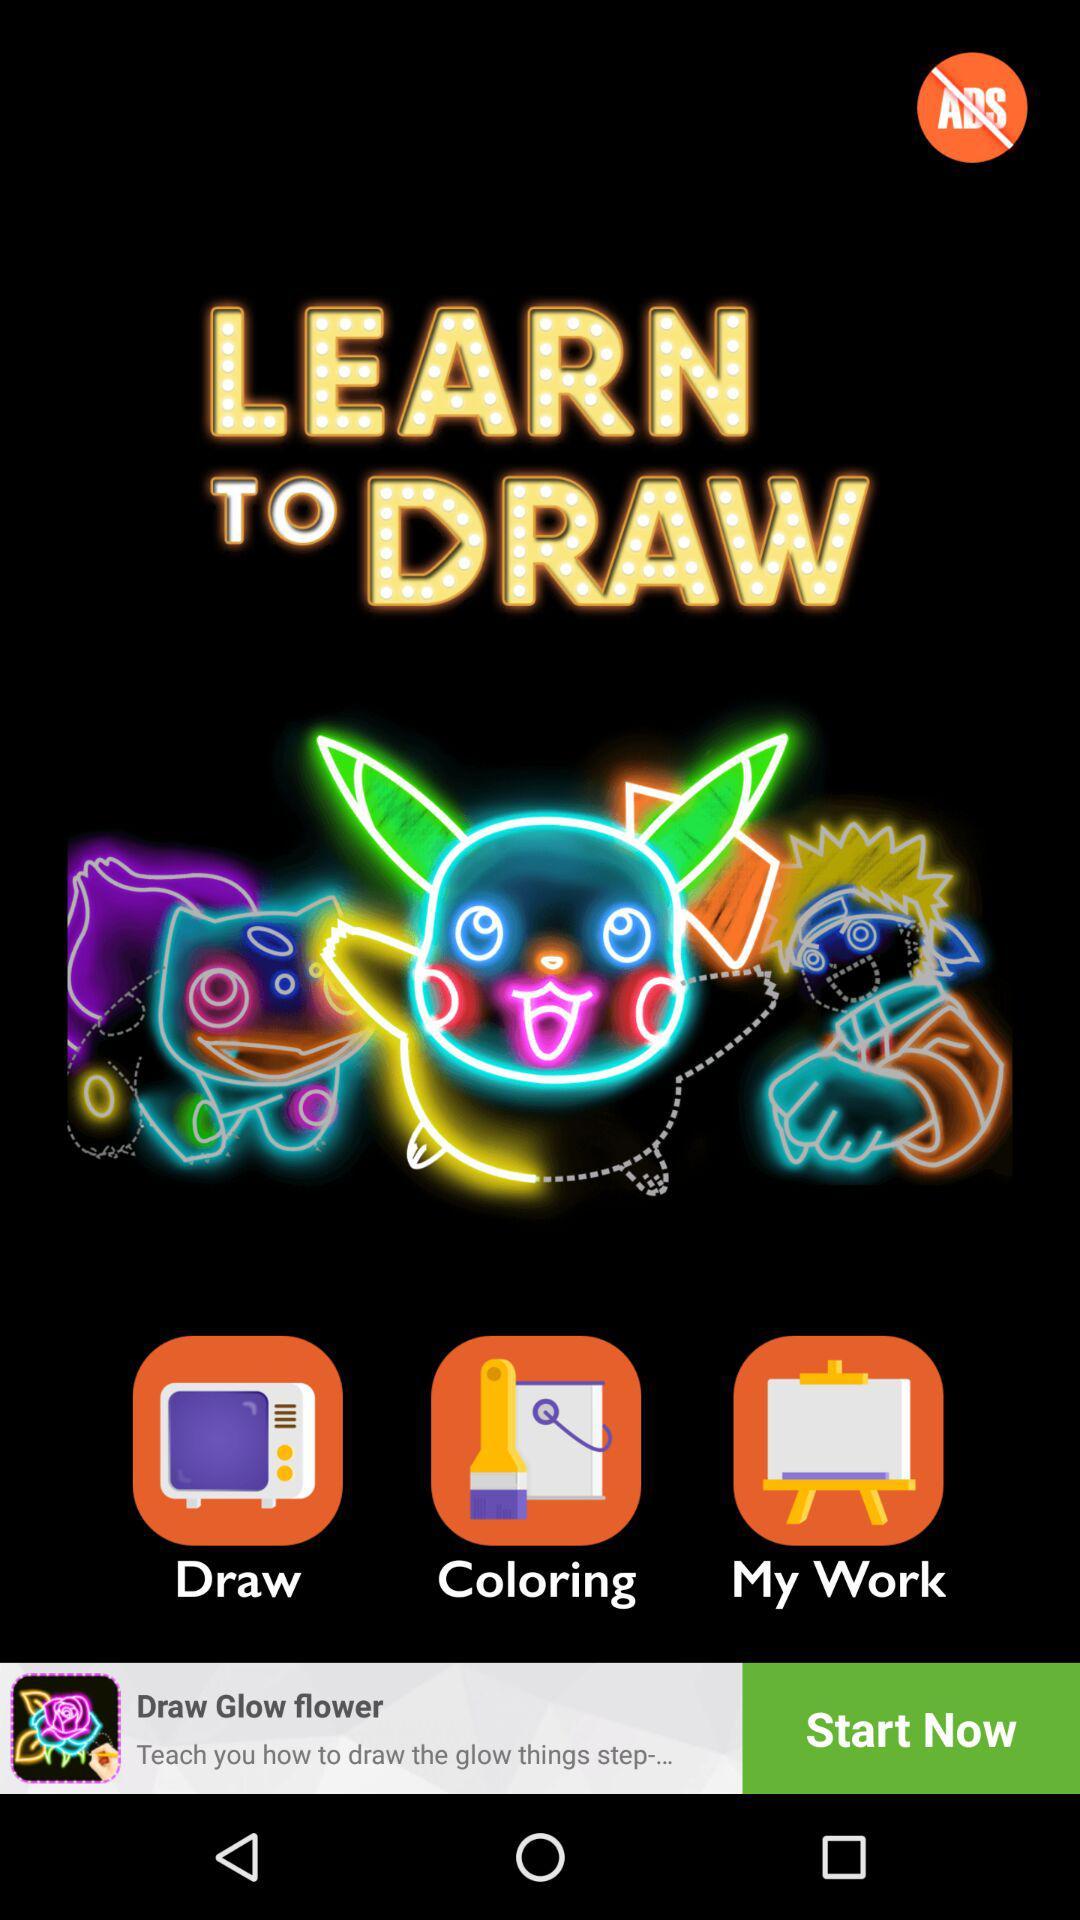 This screenshot has height=1920, width=1080. Describe the element at coordinates (838, 1441) in the screenshot. I see `show your details` at that location.